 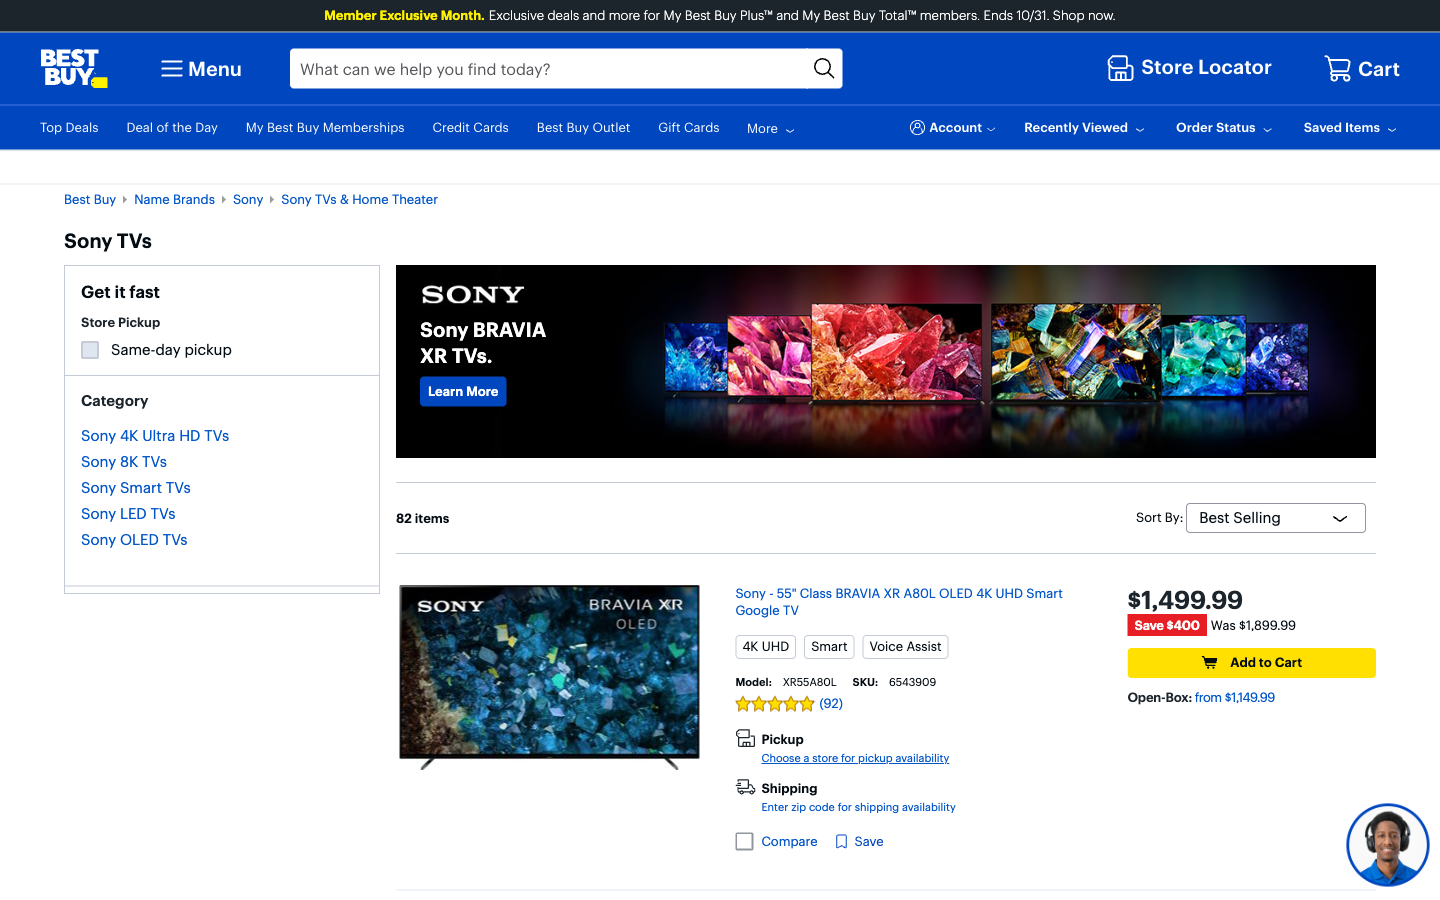 What do you see at coordinates (857, 807) in the screenshot?
I see `Check availability of the first TV on the page for pin code 15217` at bounding box center [857, 807].